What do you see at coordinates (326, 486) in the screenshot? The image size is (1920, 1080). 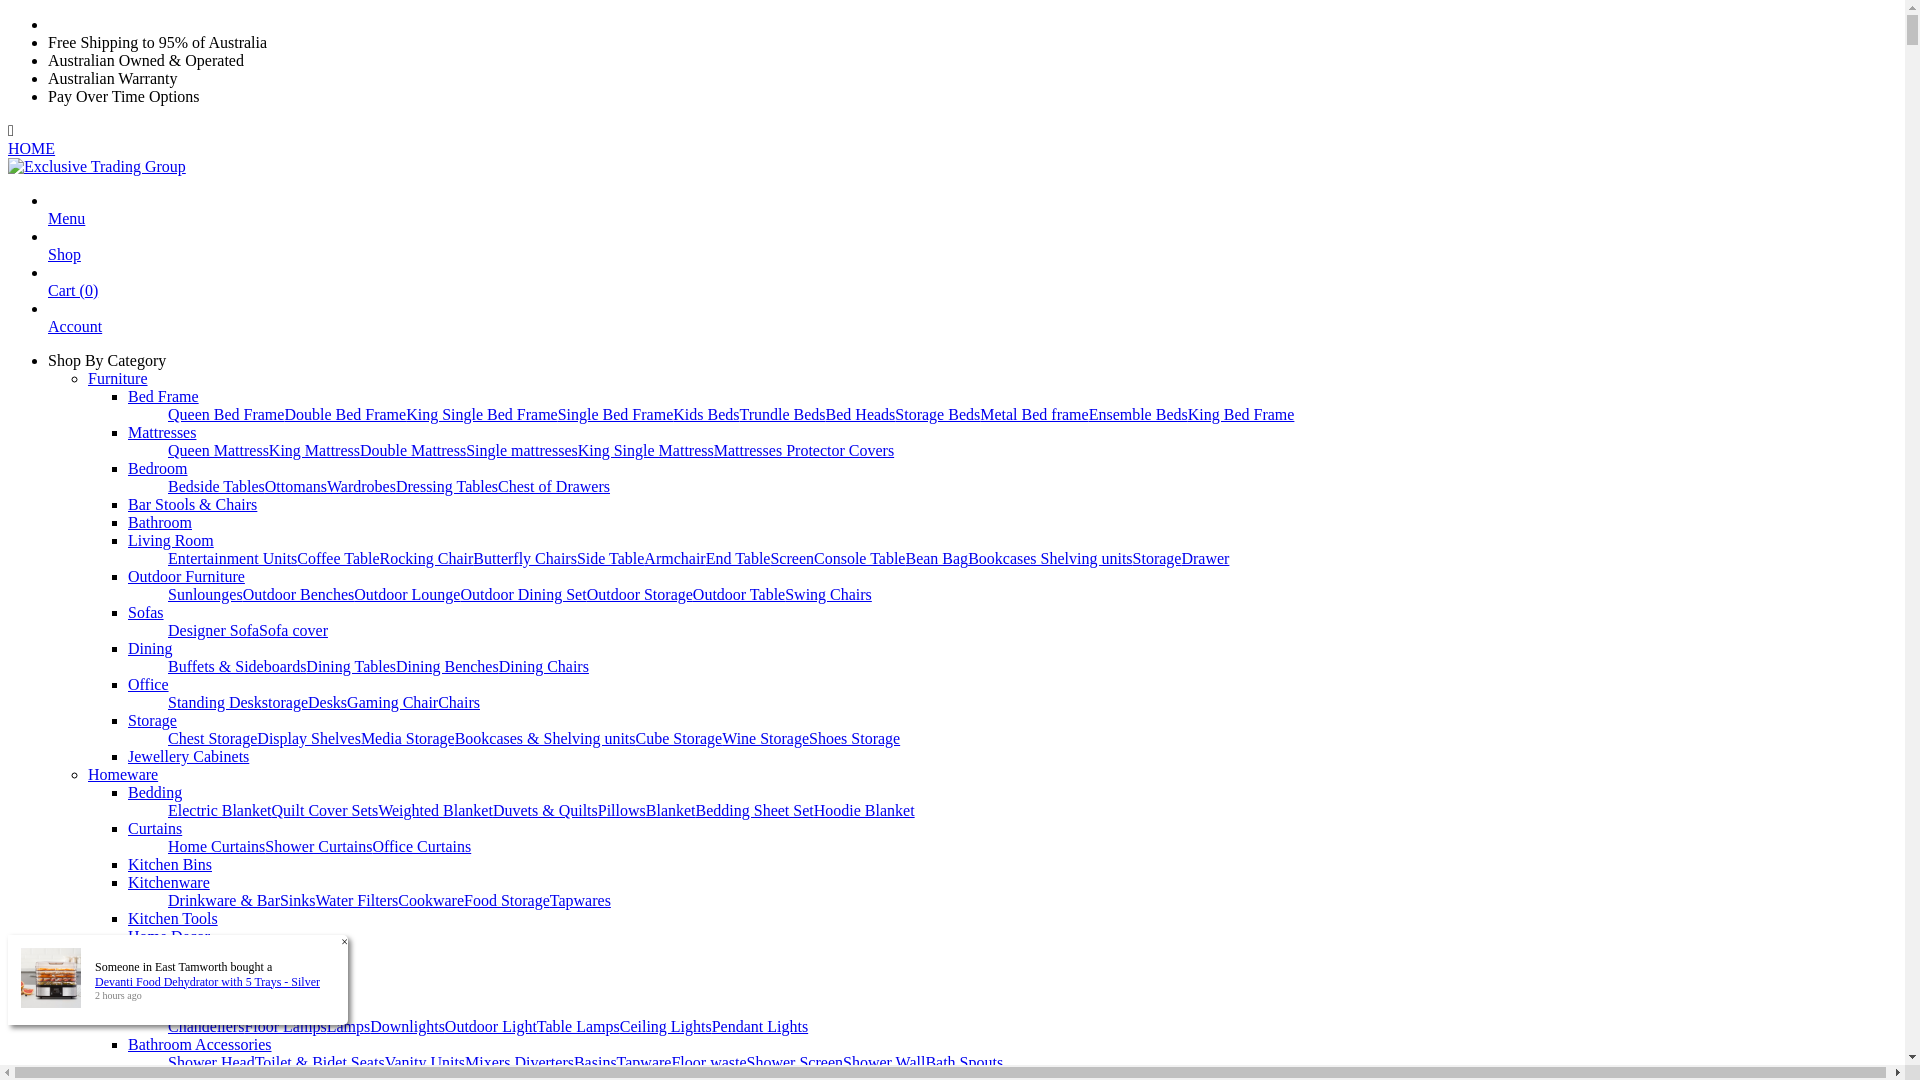 I see `'Wardrobes'` at bounding box center [326, 486].